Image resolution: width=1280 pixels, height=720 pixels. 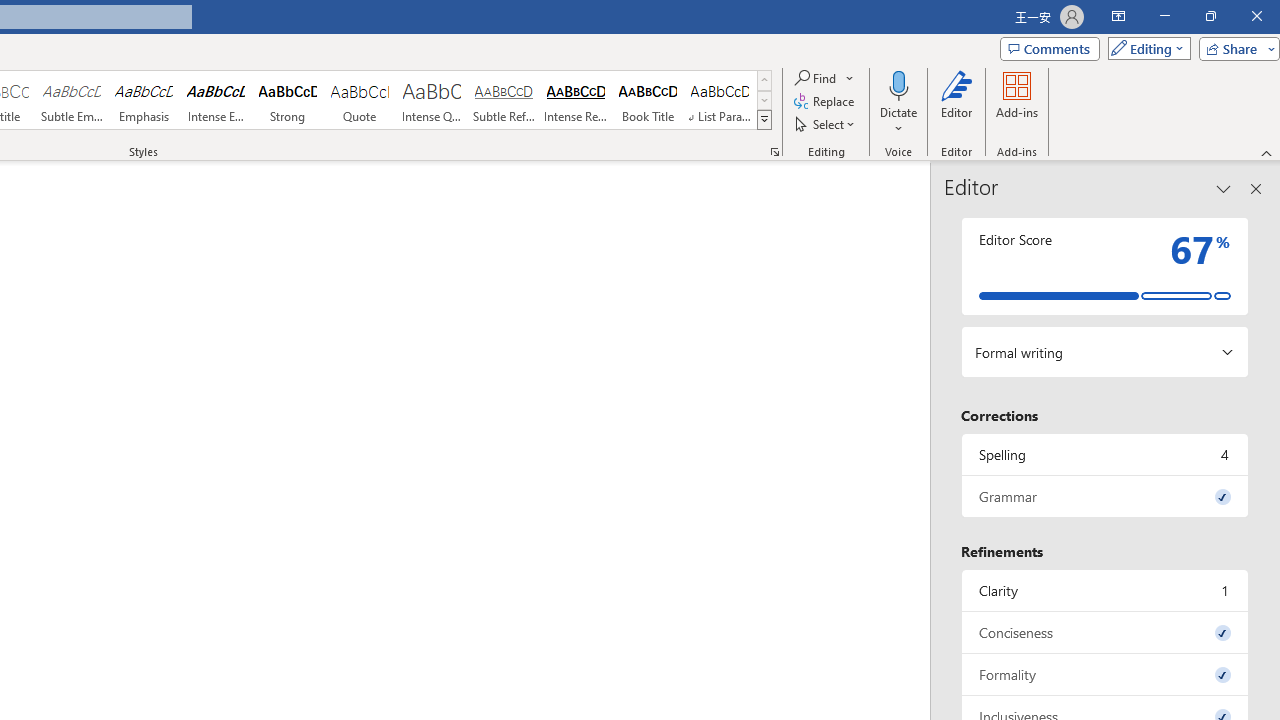 What do you see at coordinates (647, 100) in the screenshot?
I see `'Book Title'` at bounding box center [647, 100].